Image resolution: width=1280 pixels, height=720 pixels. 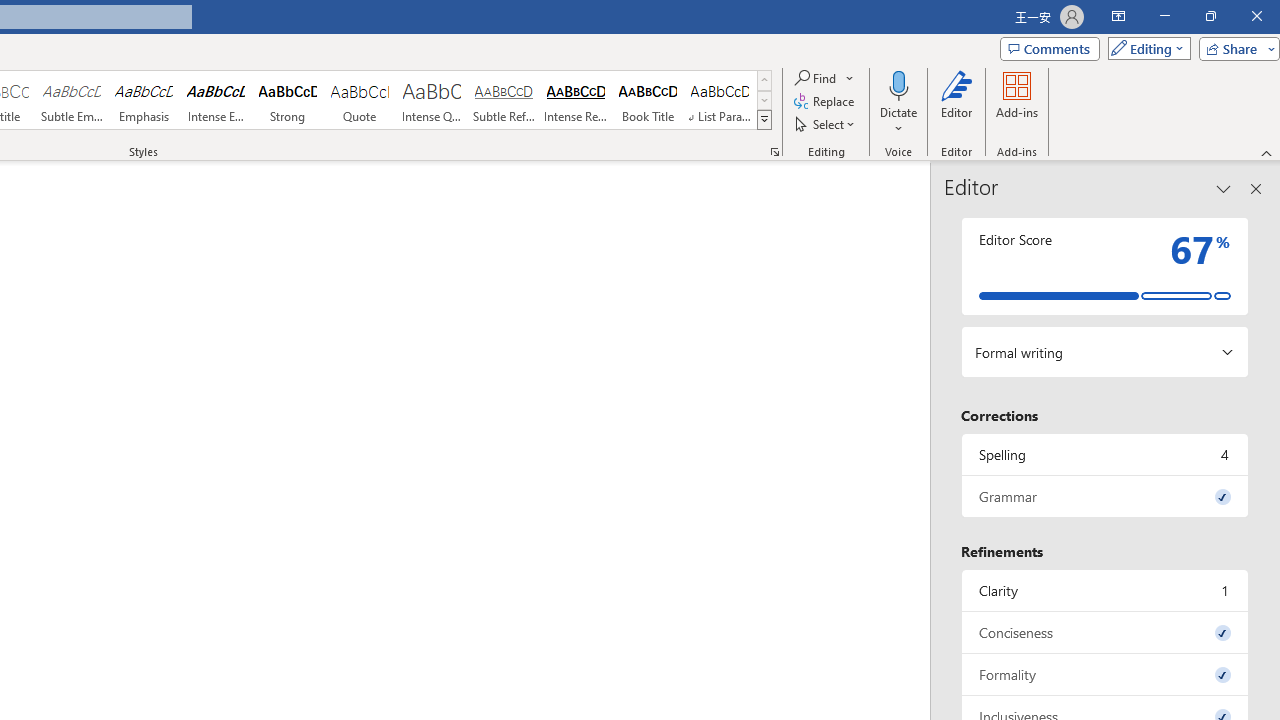 What do you see at coordinates (647, 100) in the screenshot?
I see `'Book Title'` at bounding box center [647, 100].